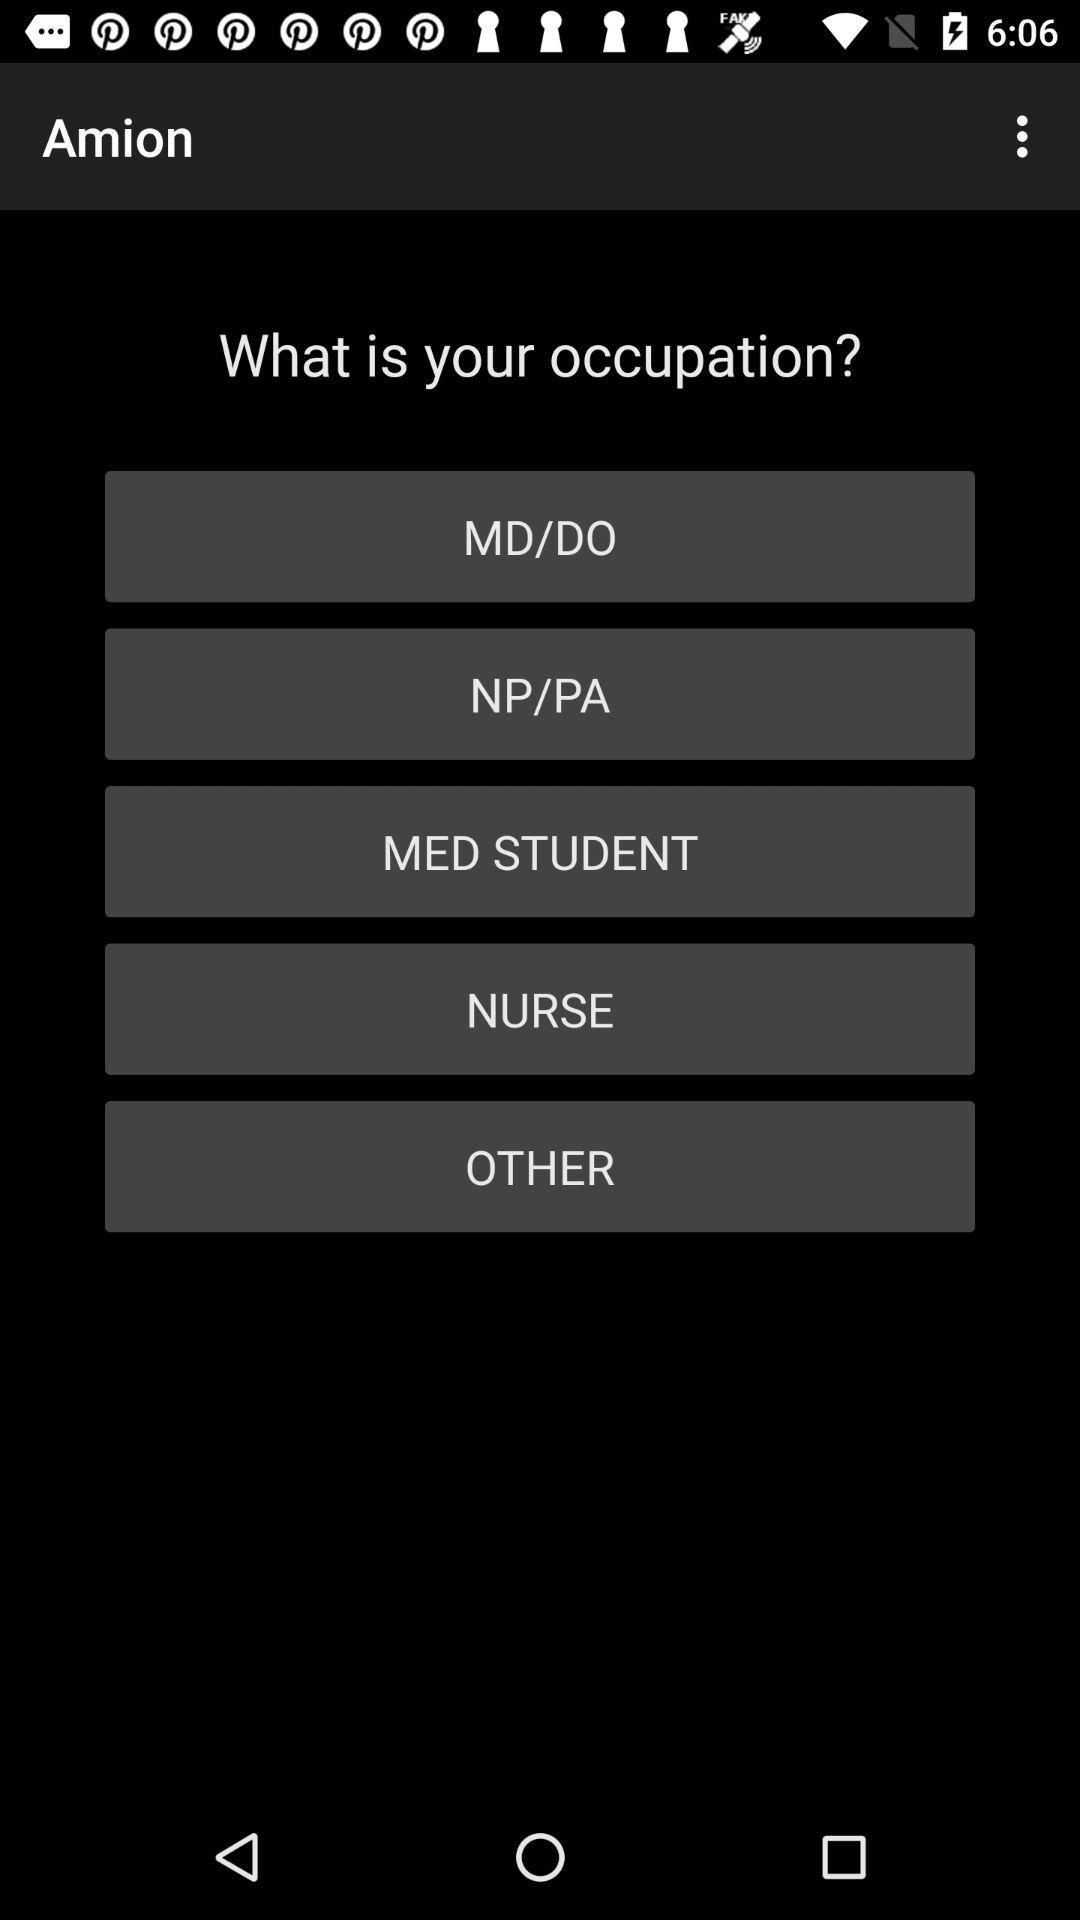 This screenshot has width=1080, height=1920. I want to click on the item below what is your icon, so click(540, 536).